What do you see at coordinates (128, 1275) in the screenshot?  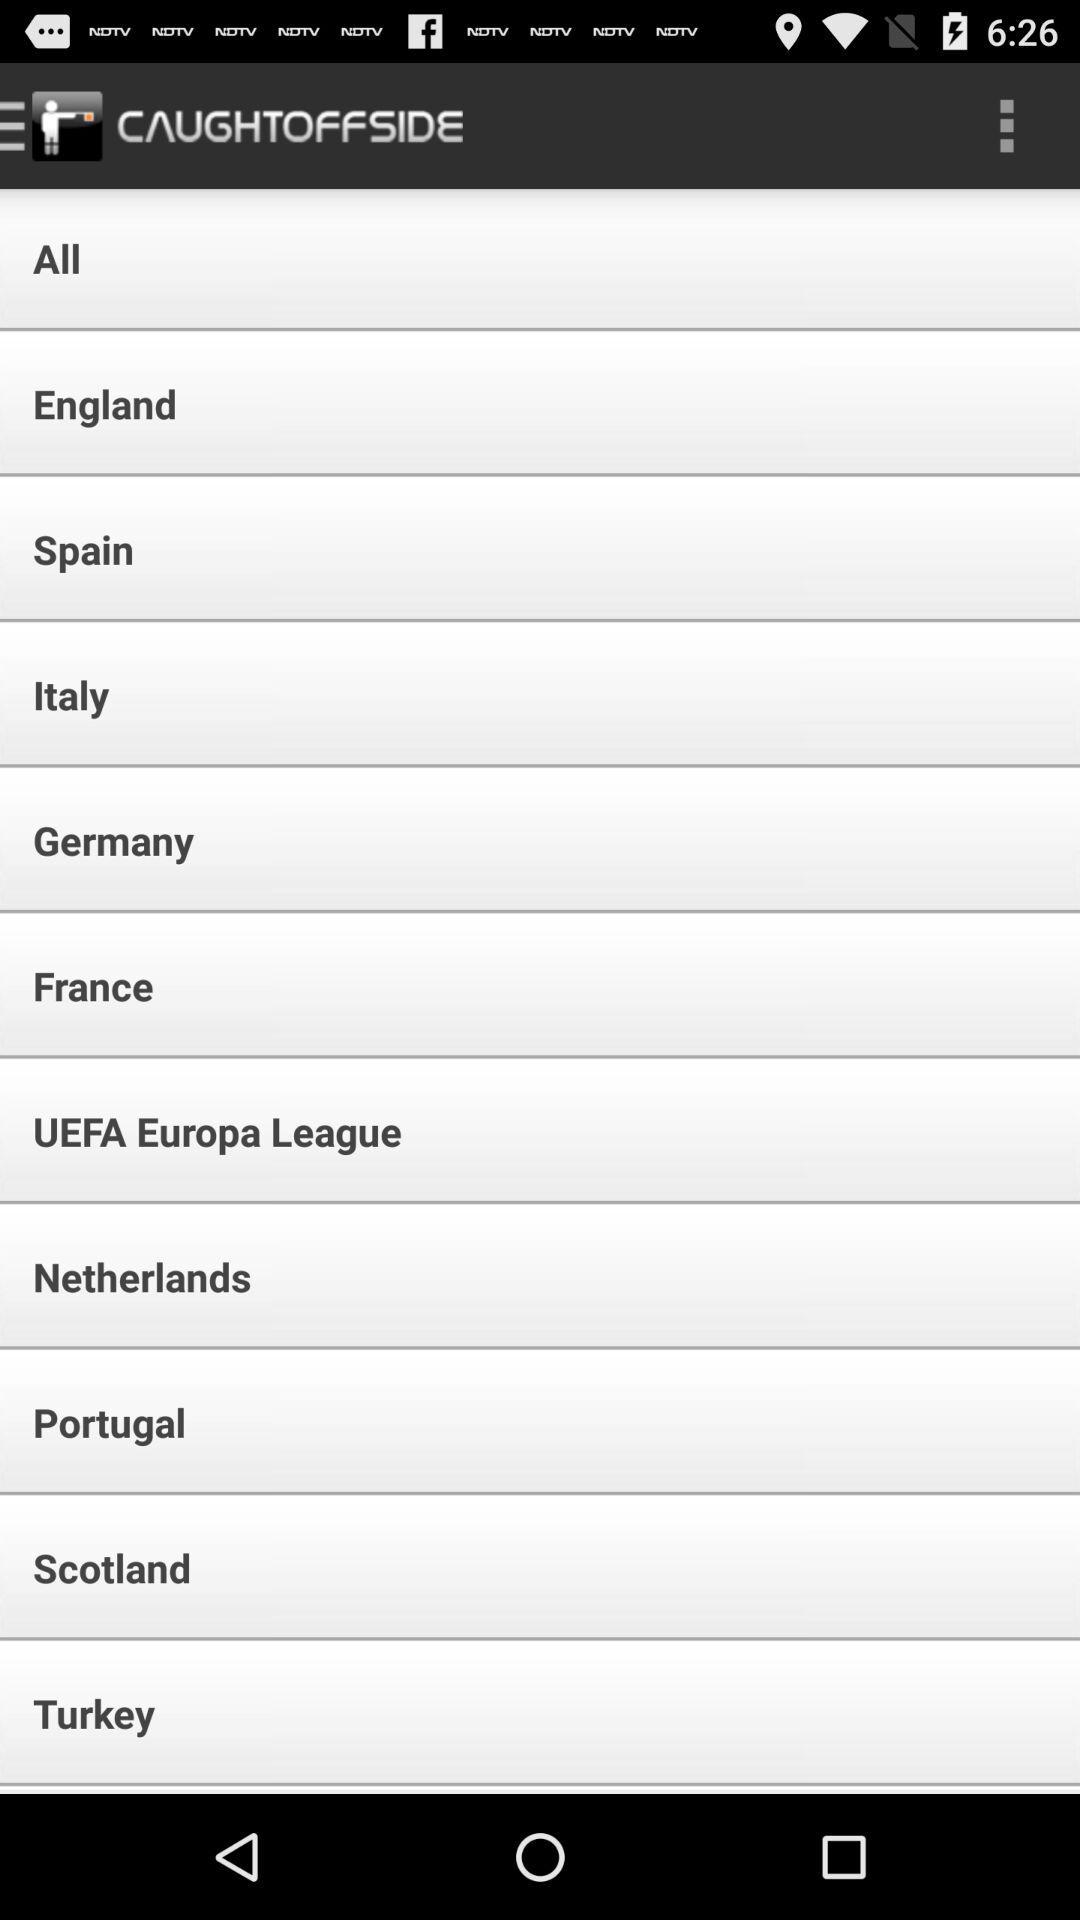 I see `the icon above the portugal item` at bounding box center [128, 1275].